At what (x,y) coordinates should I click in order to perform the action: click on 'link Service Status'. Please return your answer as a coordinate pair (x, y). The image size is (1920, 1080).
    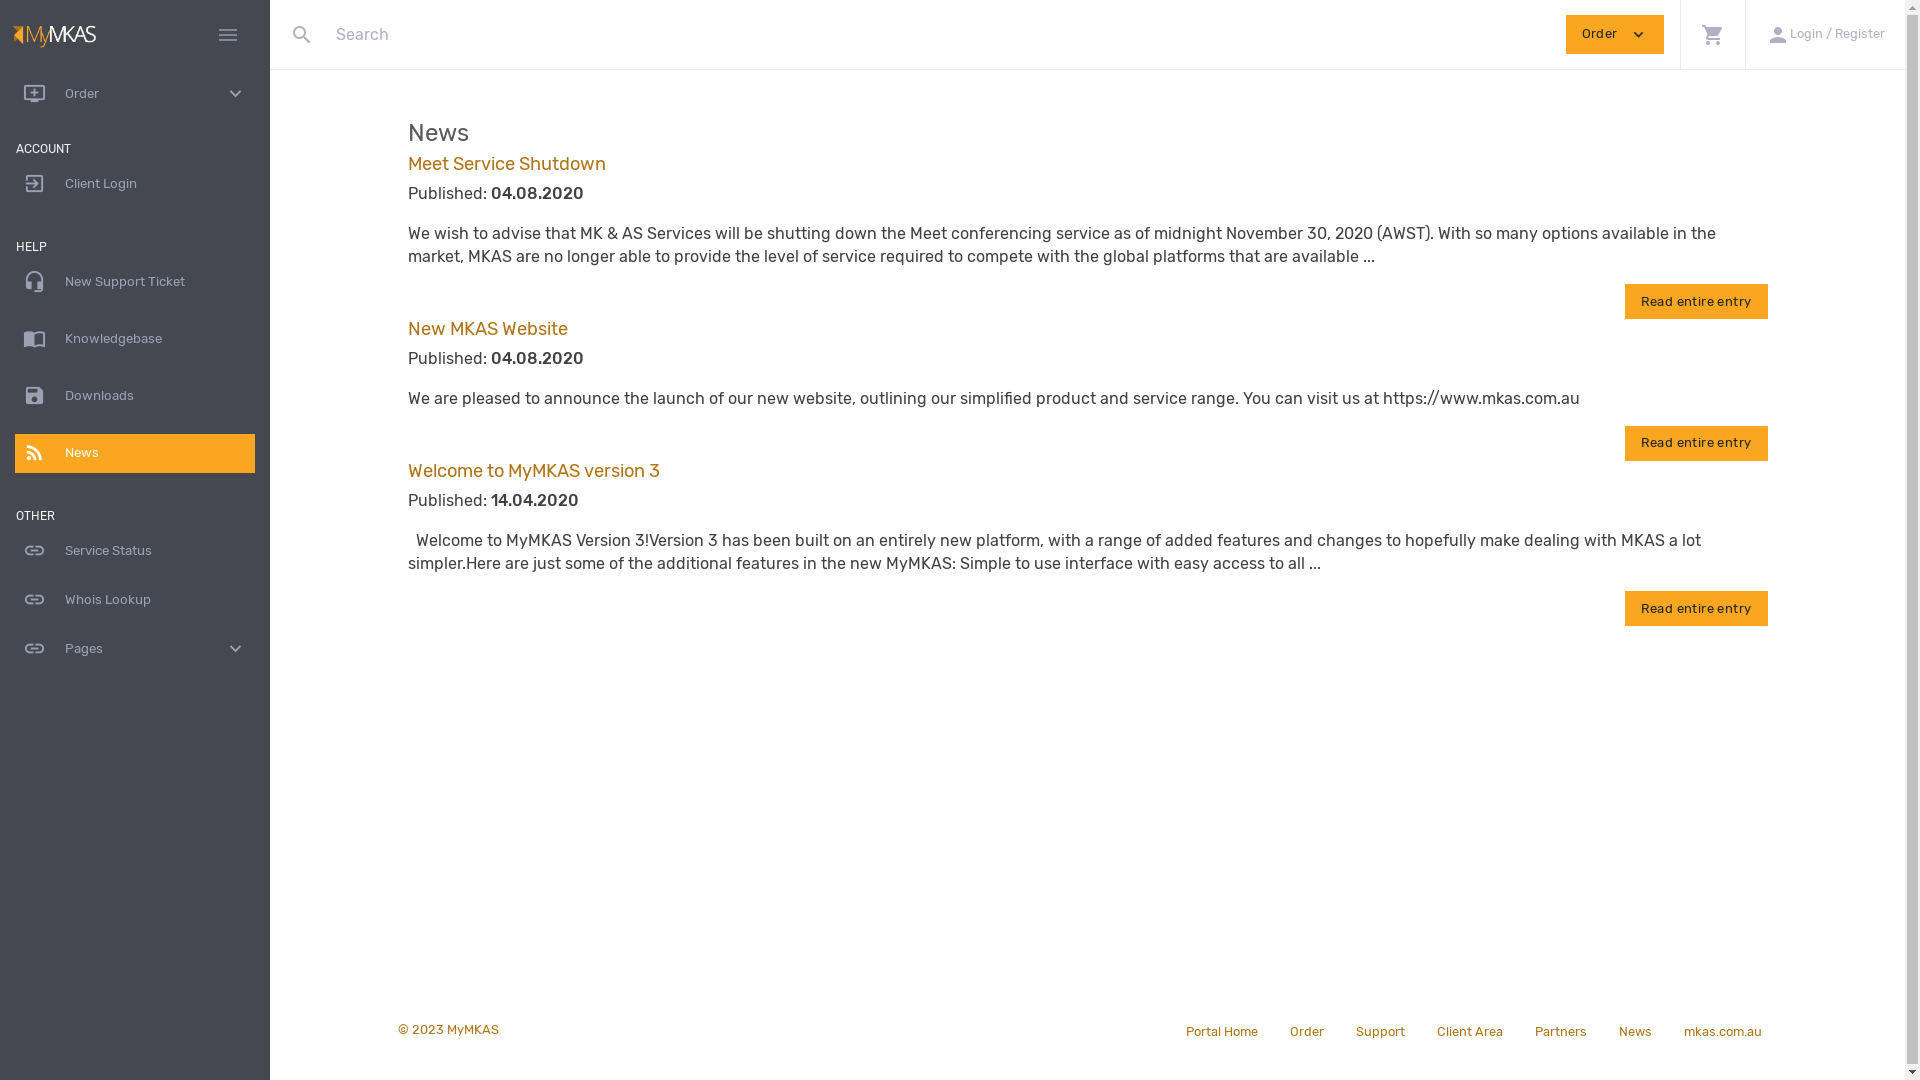
    Looking at the image, I should click on (133, 551).